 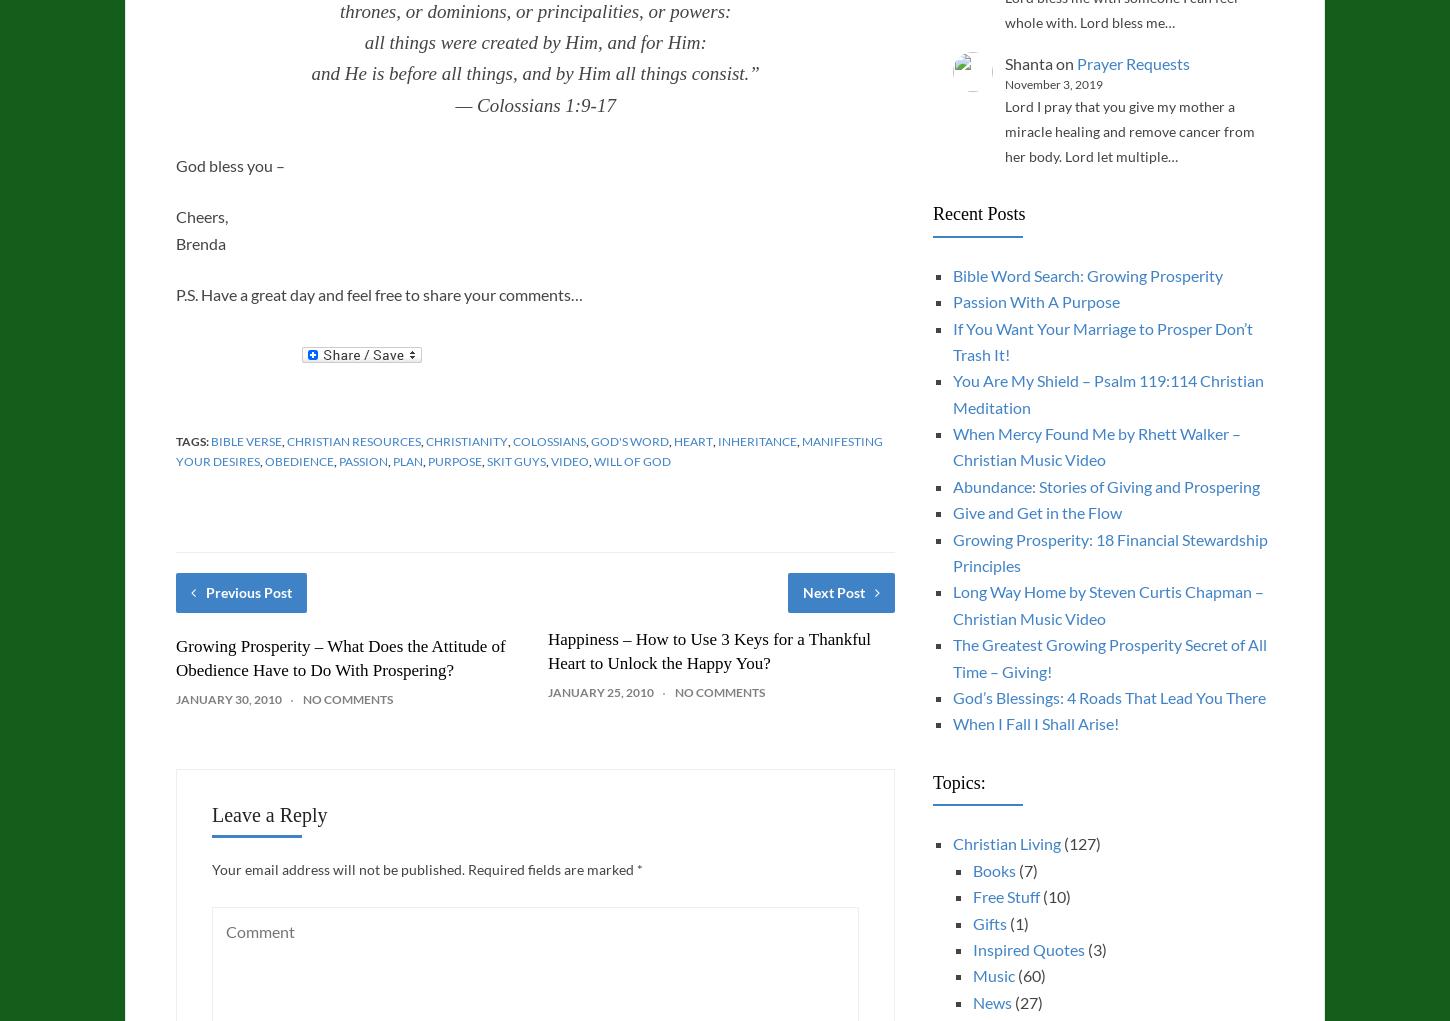 What do you see at coordinates (209, 441) in the screenshot?
I see `'bible verse'` at bounding box center [209, 441].